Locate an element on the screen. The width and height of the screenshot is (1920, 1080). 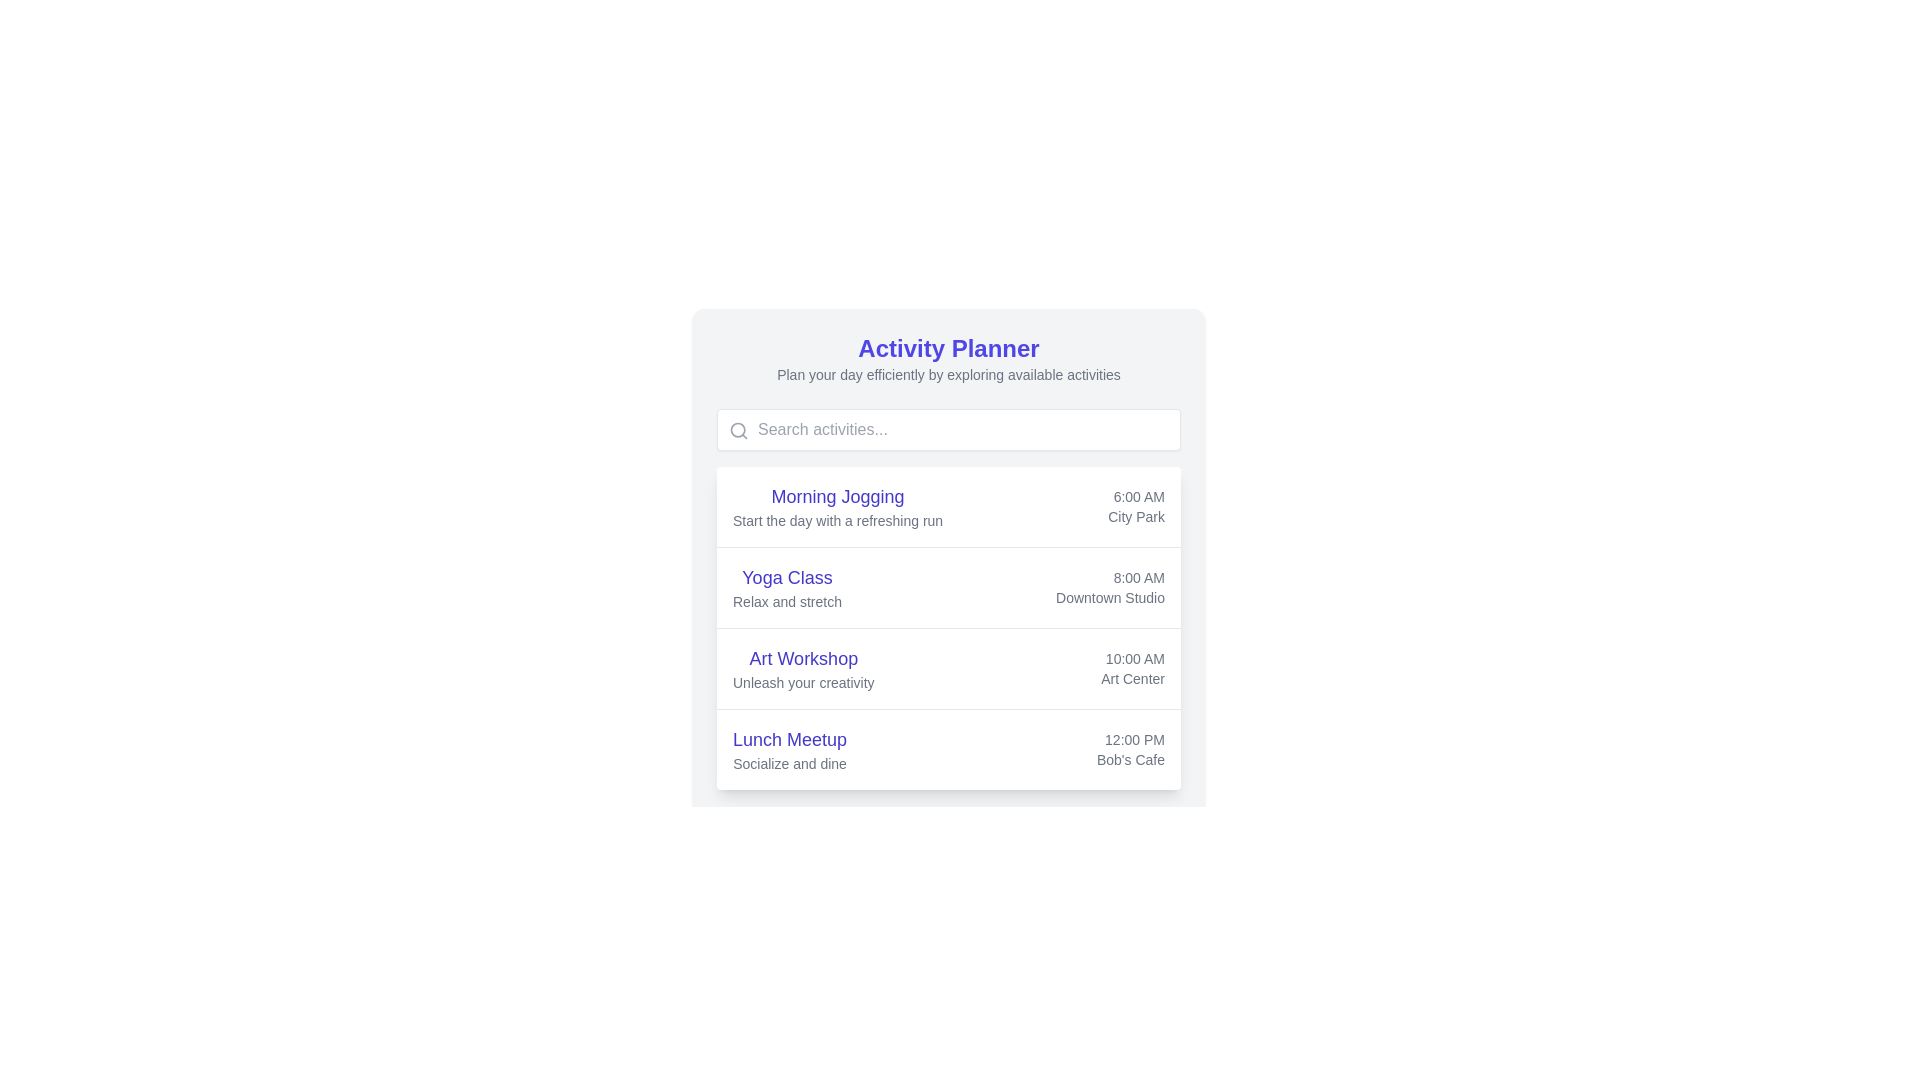
the time label displaying '6:00 AM' located in the top right of the 'Morning Jogging' activity listing in the 'Activity Planner' is located at coordinates (1136, 496).